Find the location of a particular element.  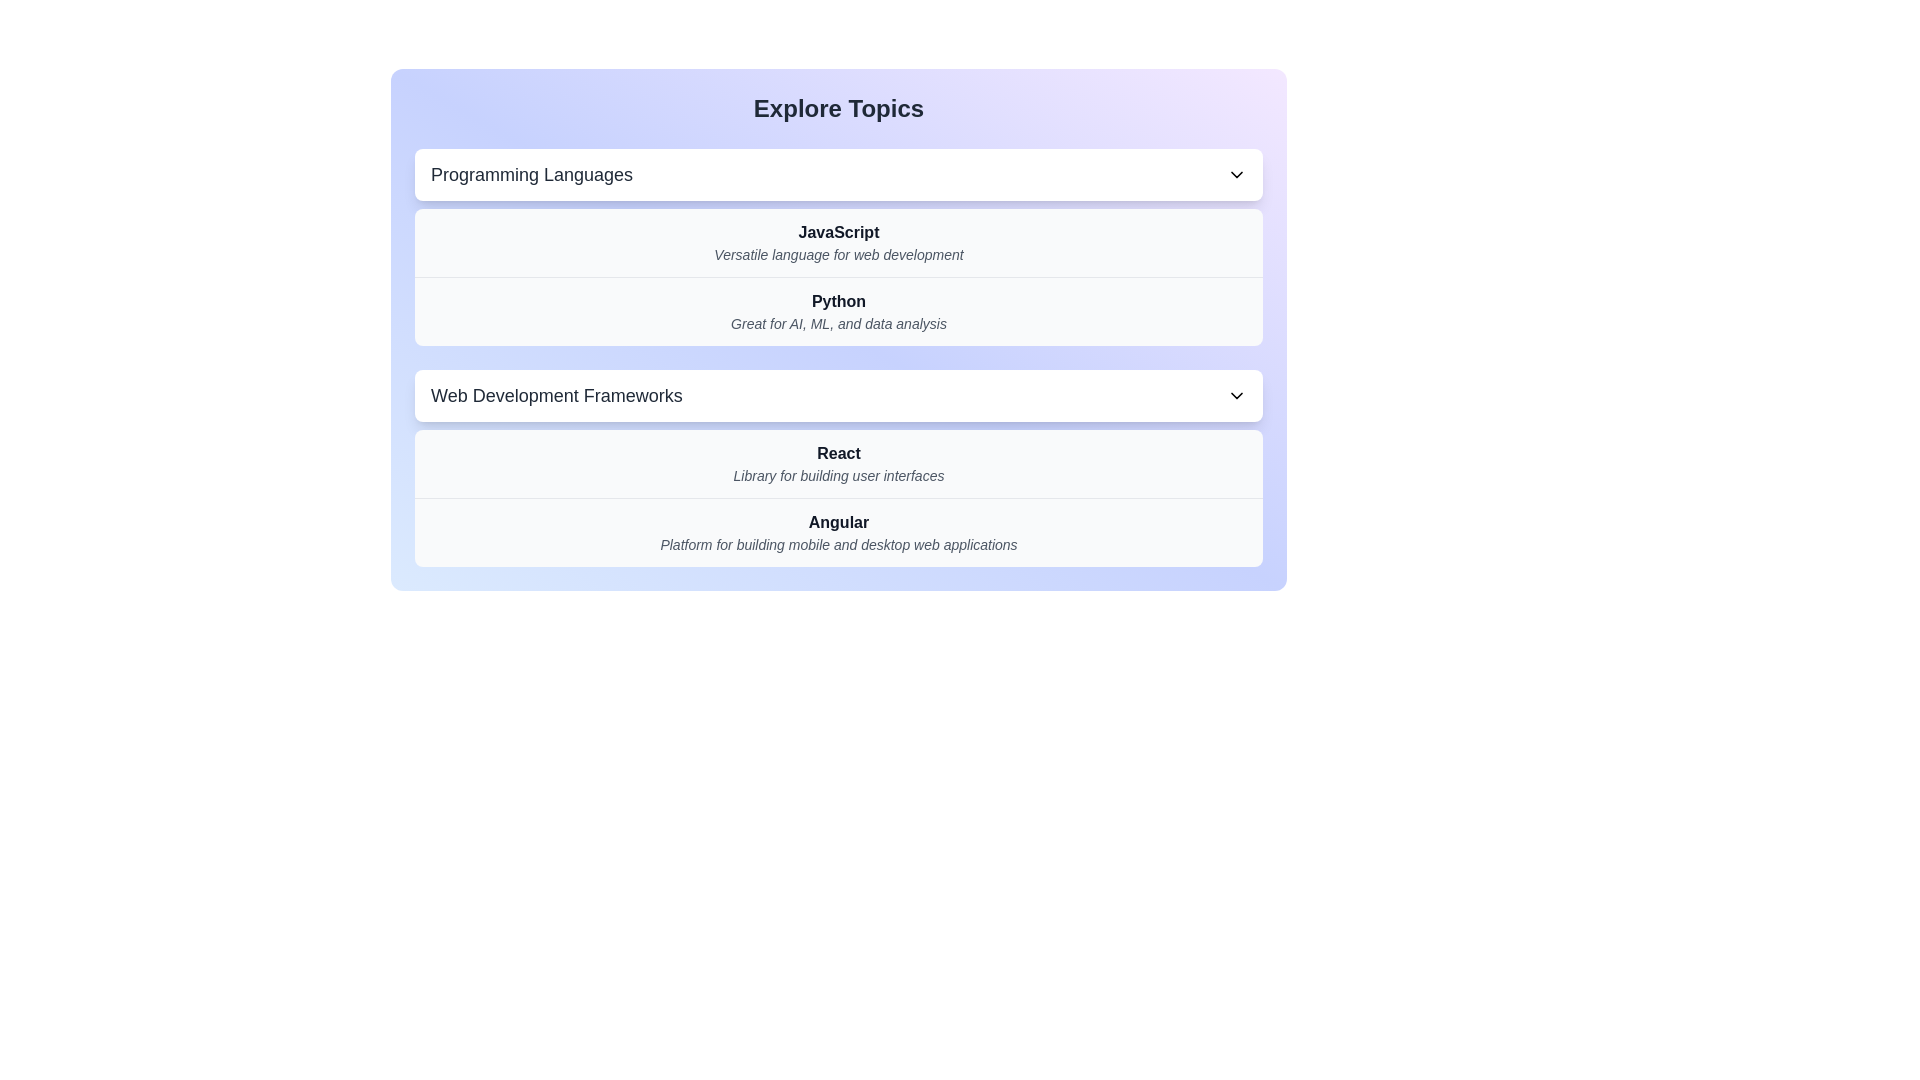

the Collapsible information panel is located at coordinates (839, 329).